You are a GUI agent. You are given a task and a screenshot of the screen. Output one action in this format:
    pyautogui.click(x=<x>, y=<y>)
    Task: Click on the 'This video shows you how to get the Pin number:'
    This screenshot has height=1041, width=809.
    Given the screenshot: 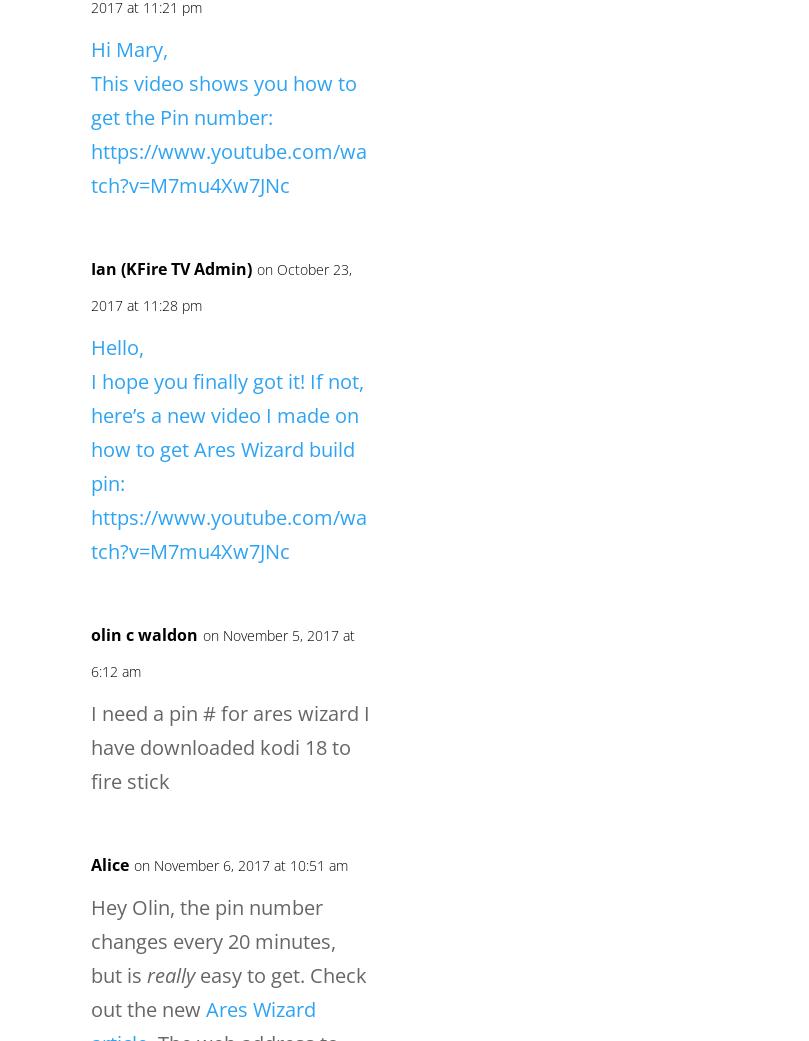 What is the action you would take?
    pyautogui.click(x=223, y=99)
    